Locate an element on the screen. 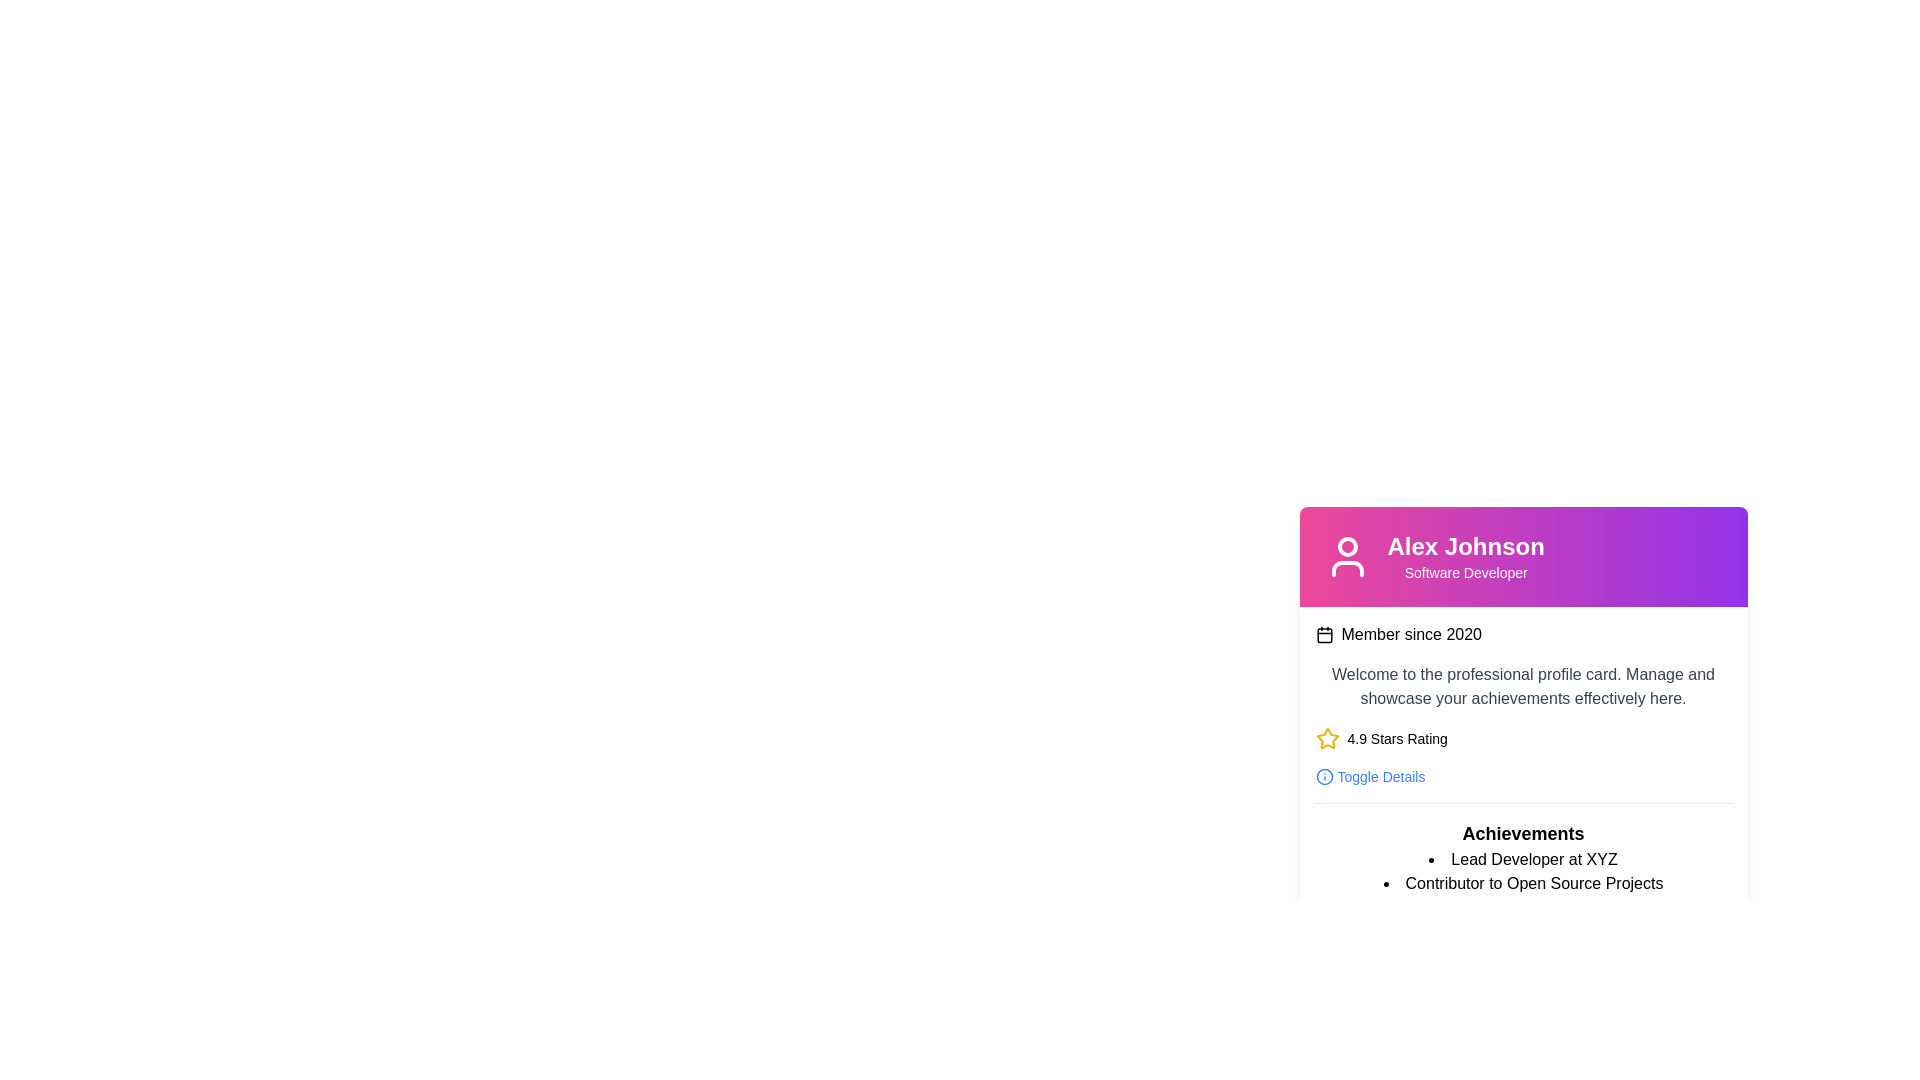 The image size is (1920, 1080). the 'Toggle Details' text element, which is located at the bottom of the user profile card and is visually aligned next to an information icon is located at coordinates (1380, 775).